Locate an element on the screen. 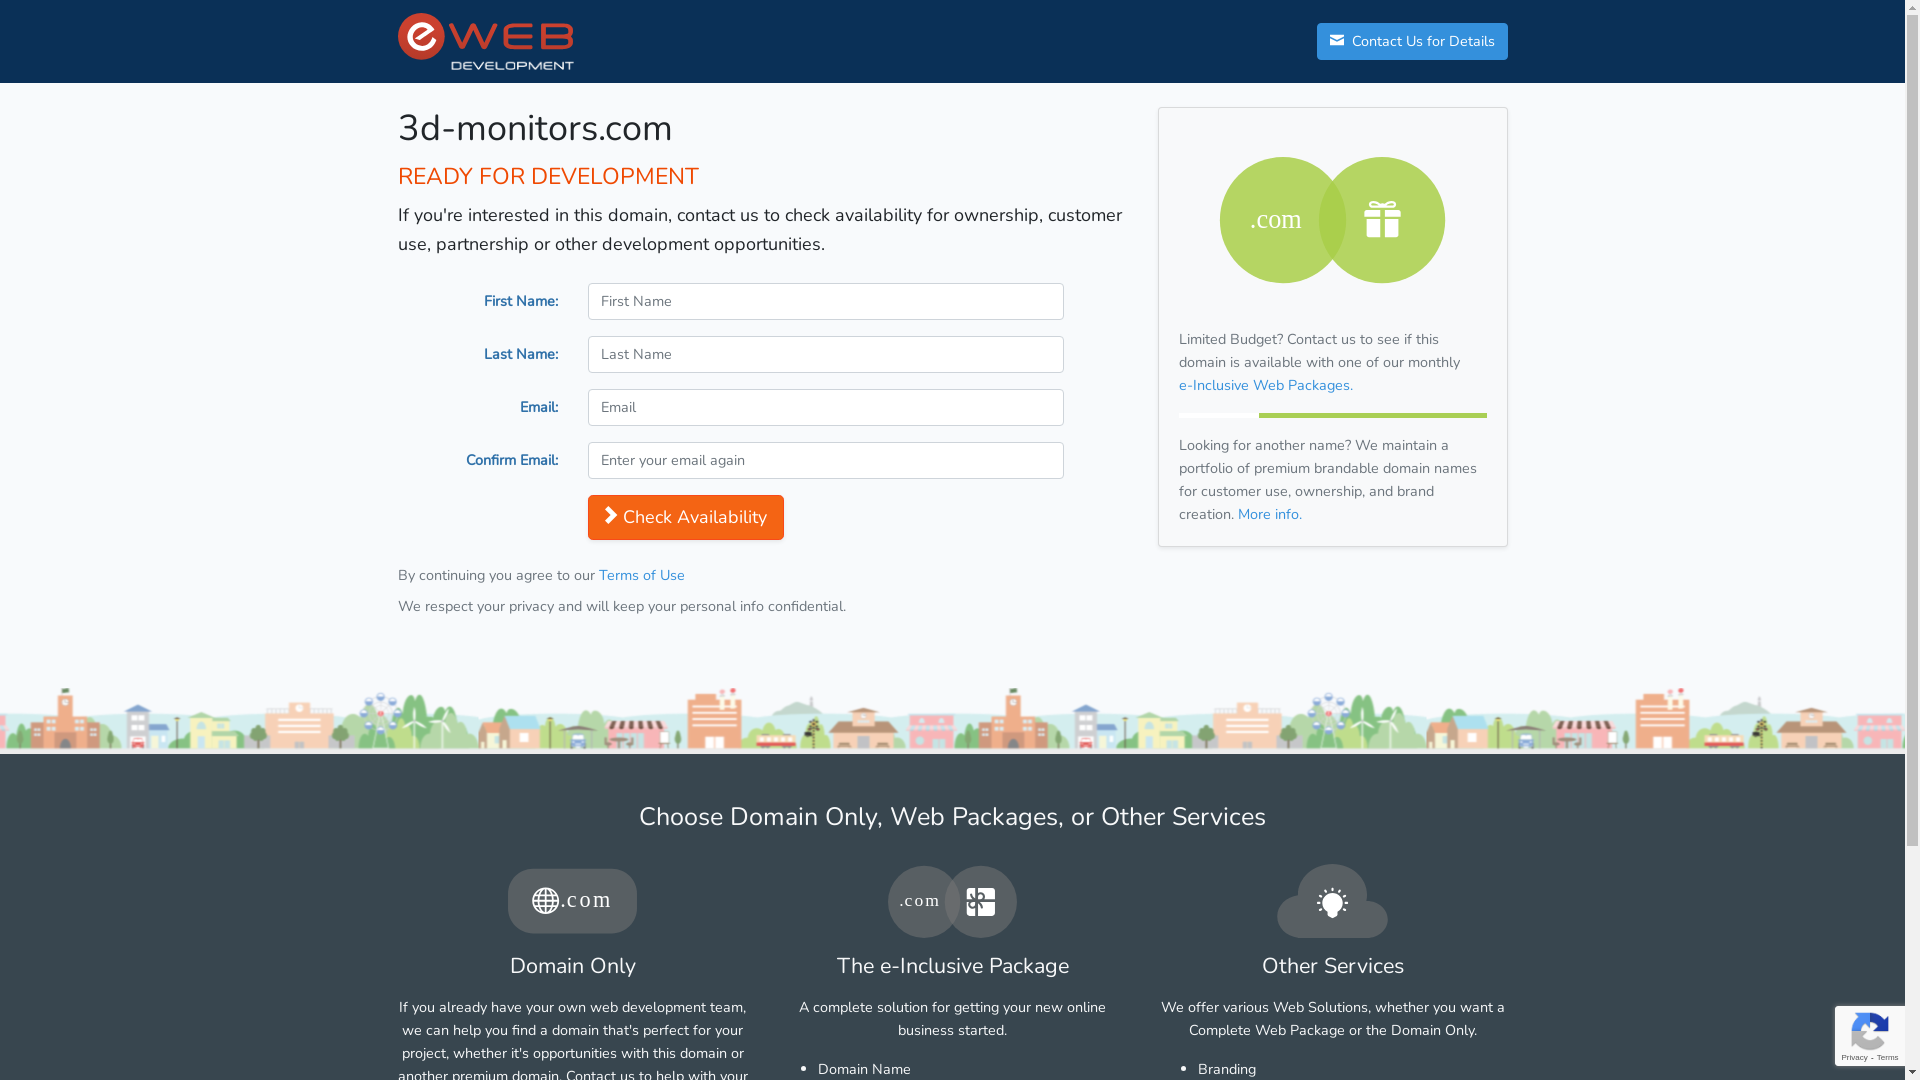  'Contact Us for Details' is located at coordinates (1315, 41).